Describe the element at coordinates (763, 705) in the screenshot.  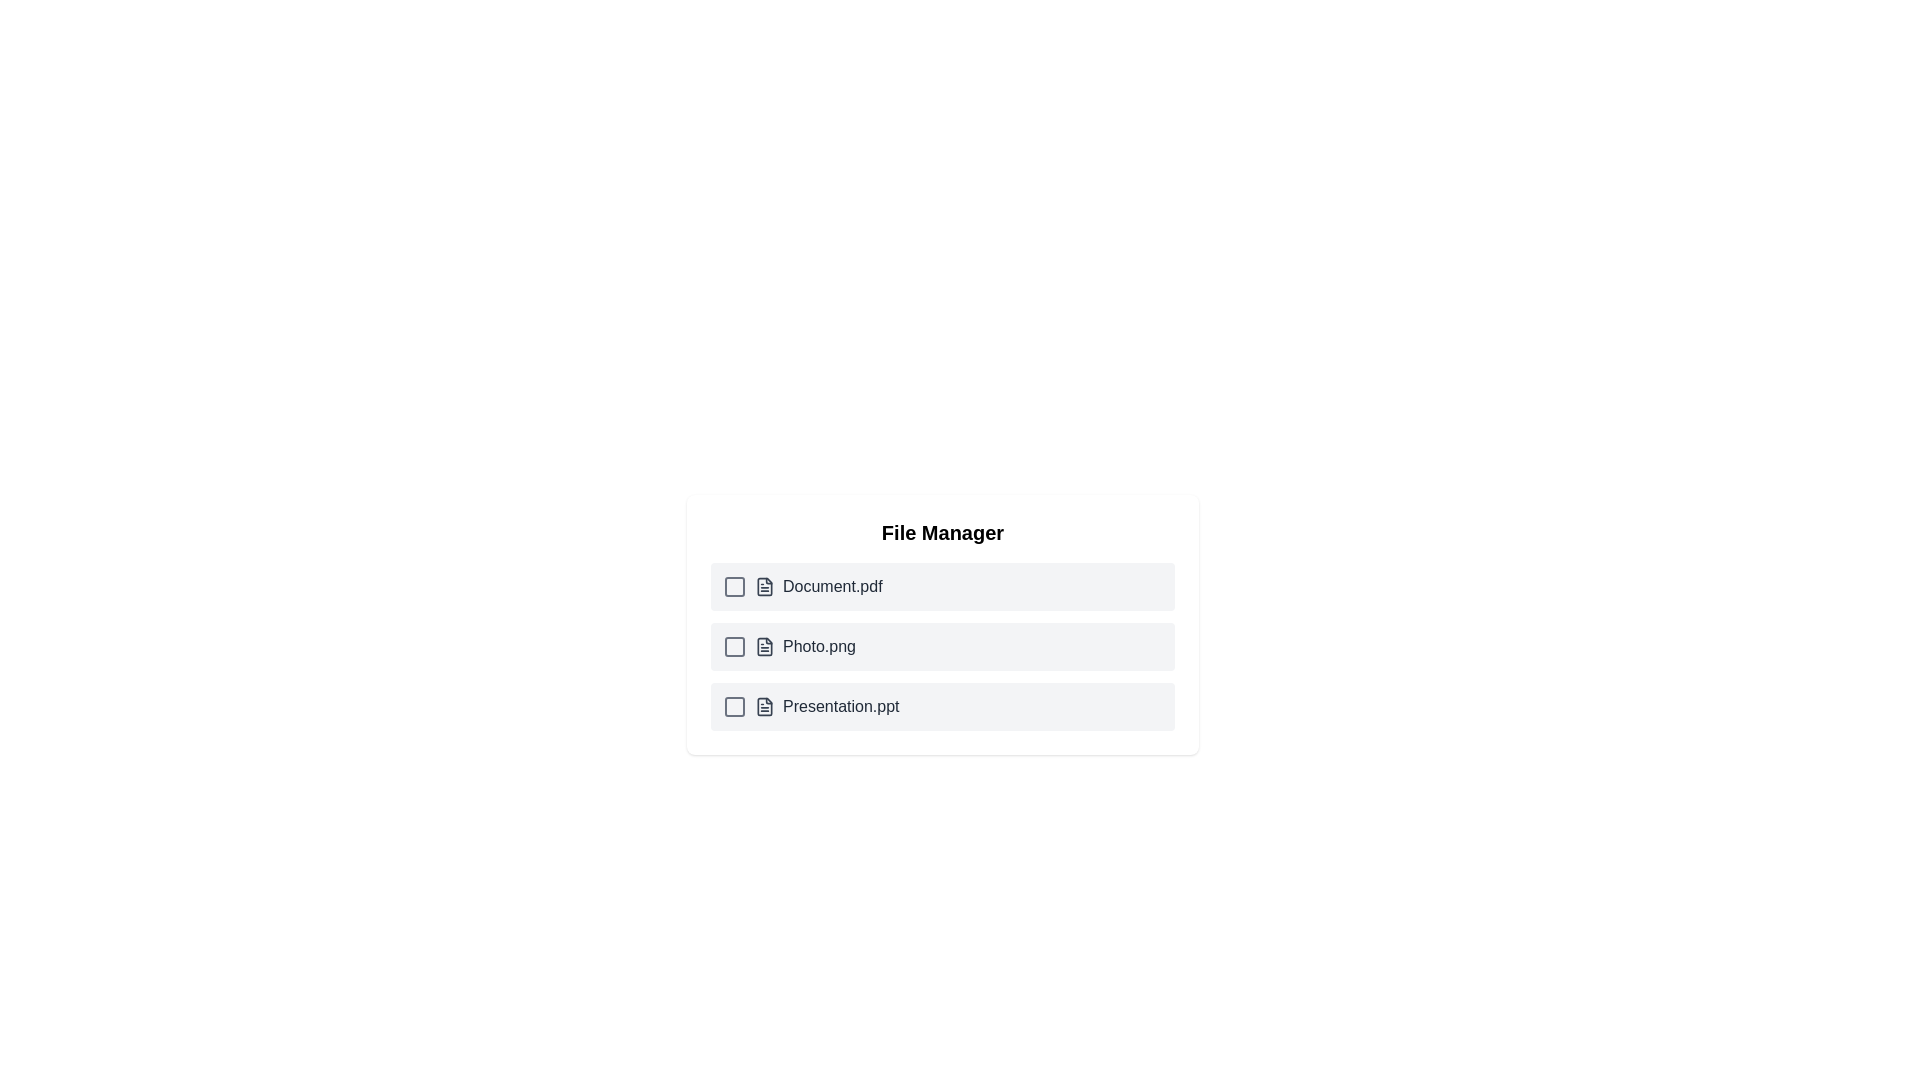
I see `the file icon representing the document for 'Presentation.ppt' in the file manager interface, which is the third icon in a vertical list` at that location.